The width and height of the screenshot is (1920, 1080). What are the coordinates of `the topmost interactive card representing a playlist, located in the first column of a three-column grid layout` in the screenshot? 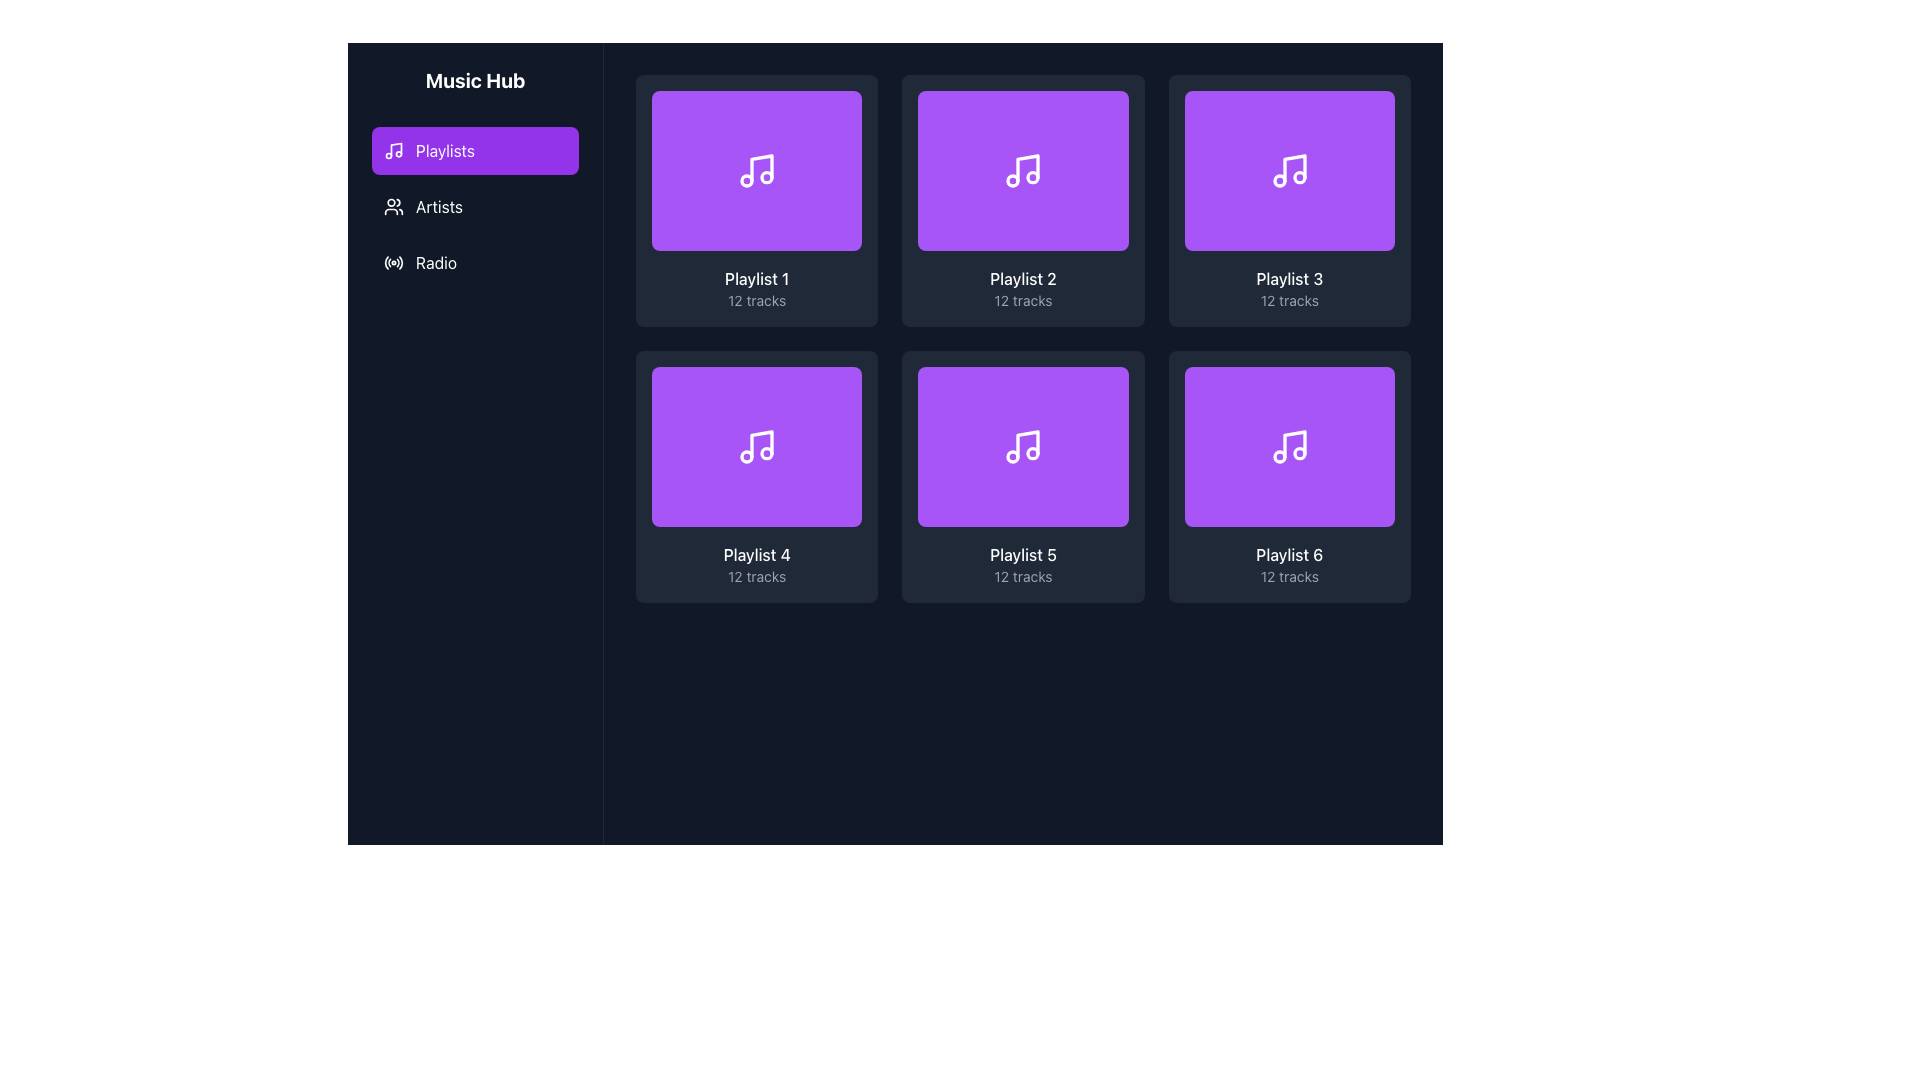 It's located at (756, 200).